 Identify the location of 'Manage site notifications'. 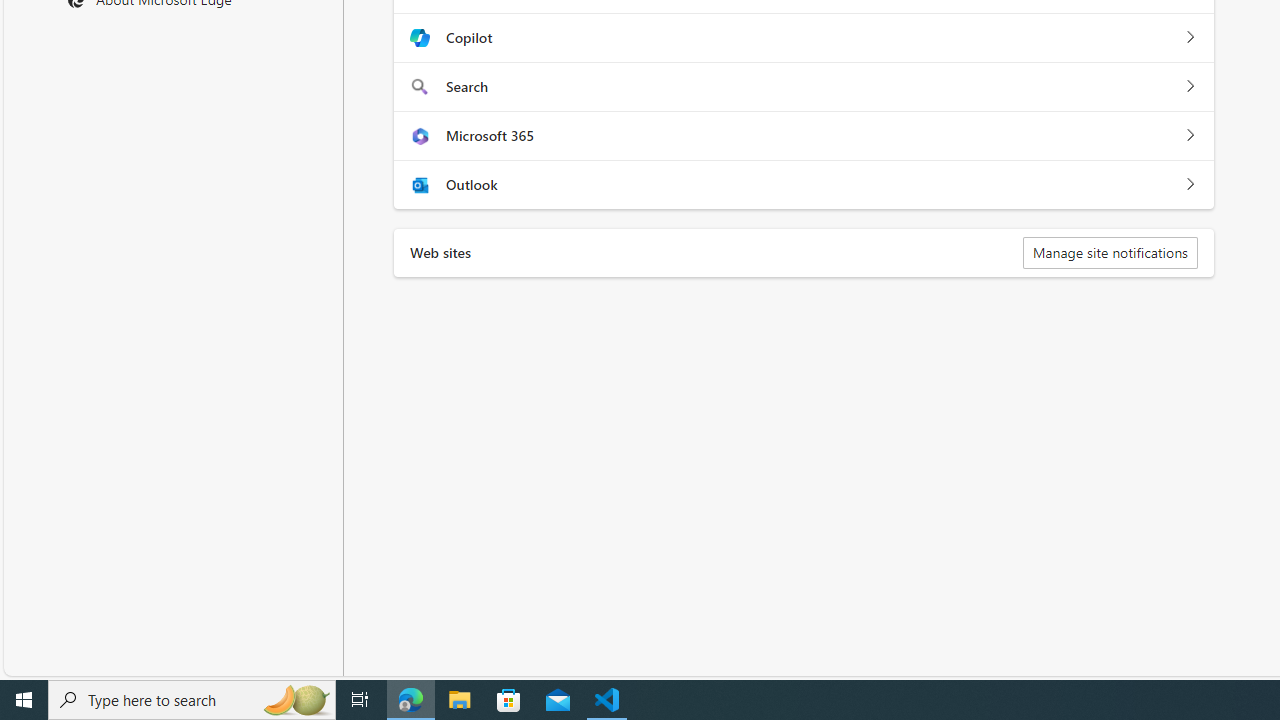
(1108, 252).